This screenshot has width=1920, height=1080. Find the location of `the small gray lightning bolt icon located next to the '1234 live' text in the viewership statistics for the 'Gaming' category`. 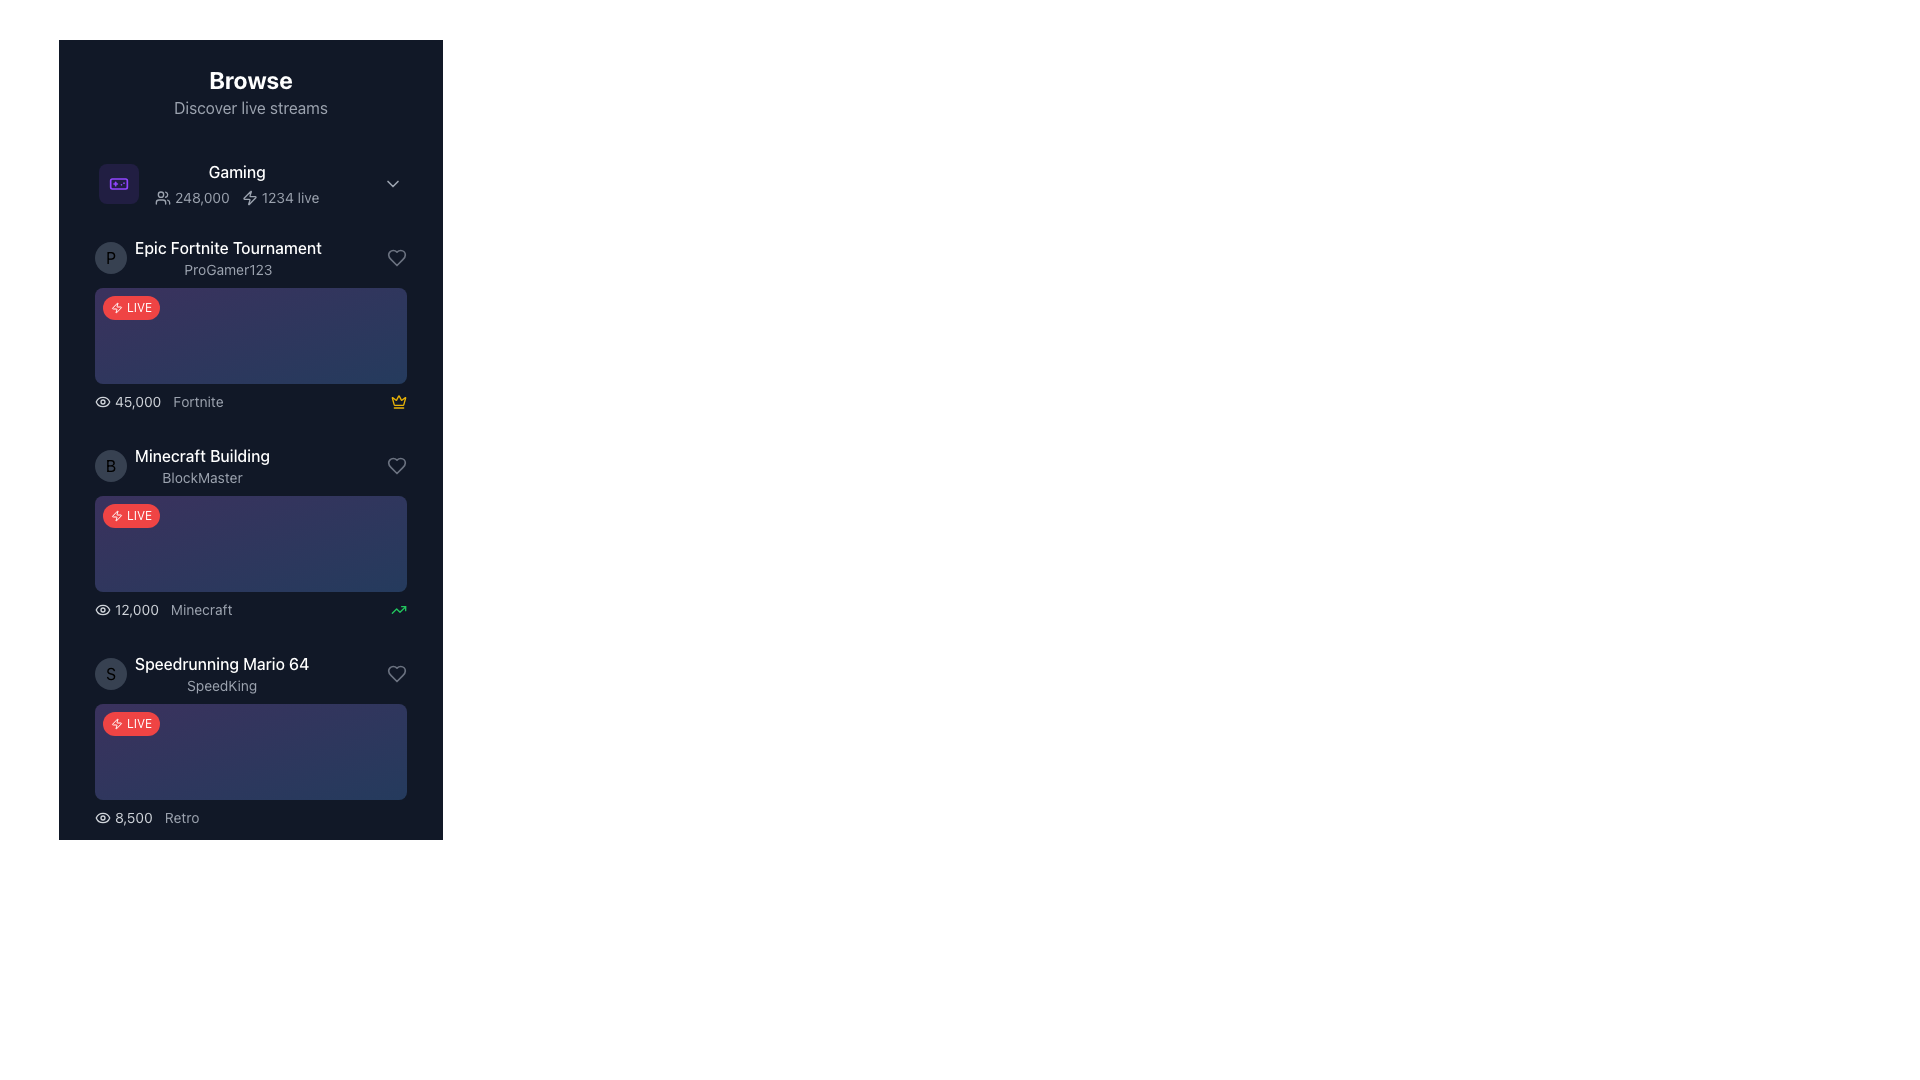

the small gray lightning bolt icon located next to the '1234 live' text in the viewership statistics for the 'Gaming' category is located at coordinates (248, 197).